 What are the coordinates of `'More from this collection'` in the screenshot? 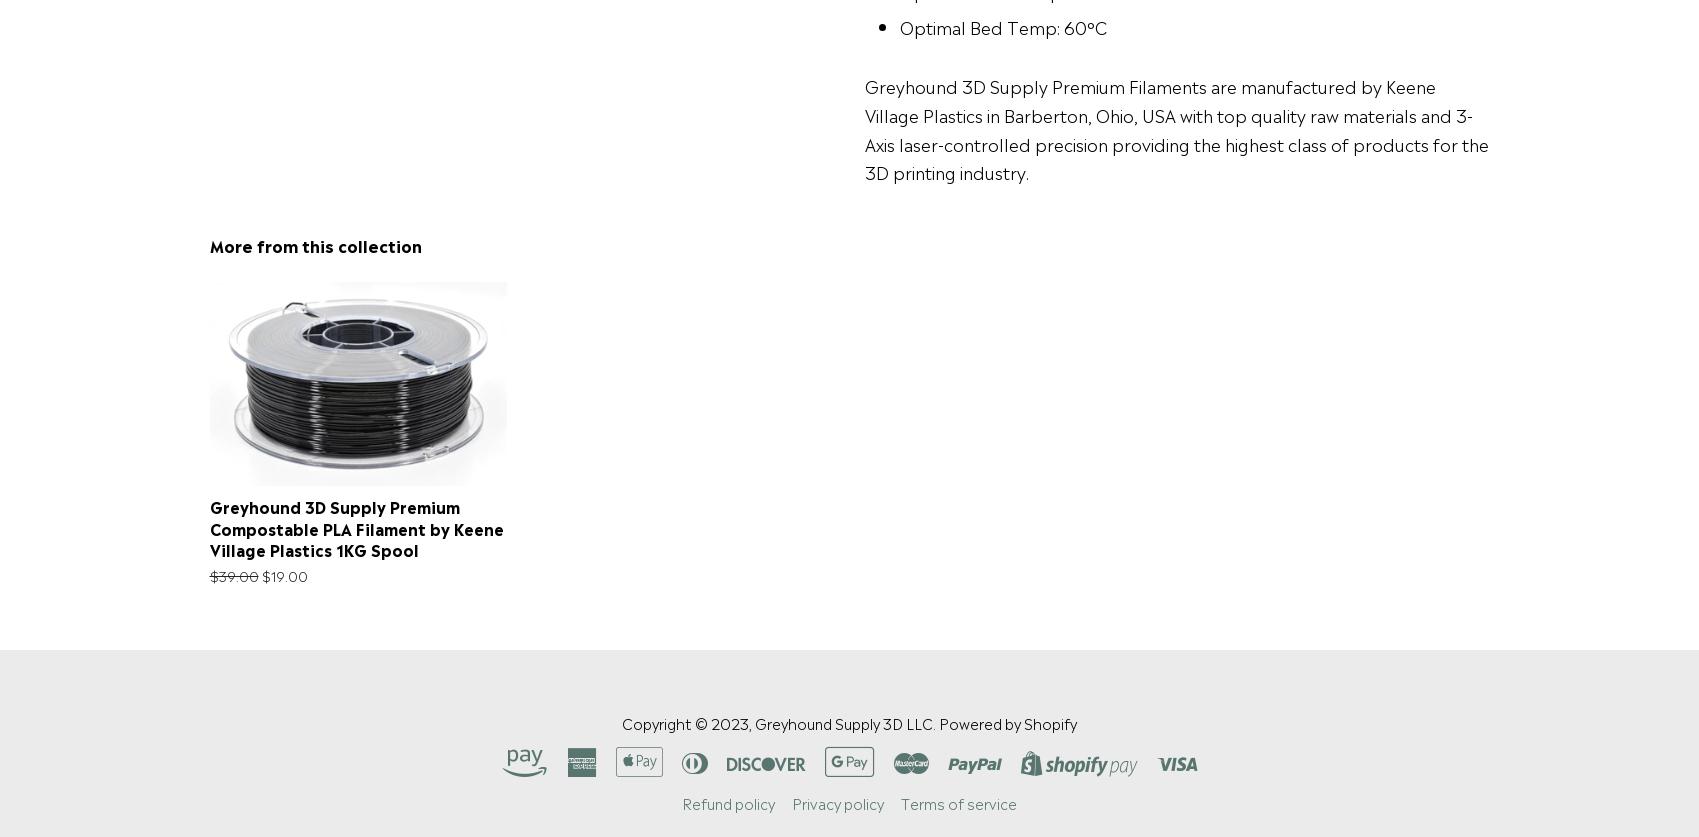 It's located at (313, 243).